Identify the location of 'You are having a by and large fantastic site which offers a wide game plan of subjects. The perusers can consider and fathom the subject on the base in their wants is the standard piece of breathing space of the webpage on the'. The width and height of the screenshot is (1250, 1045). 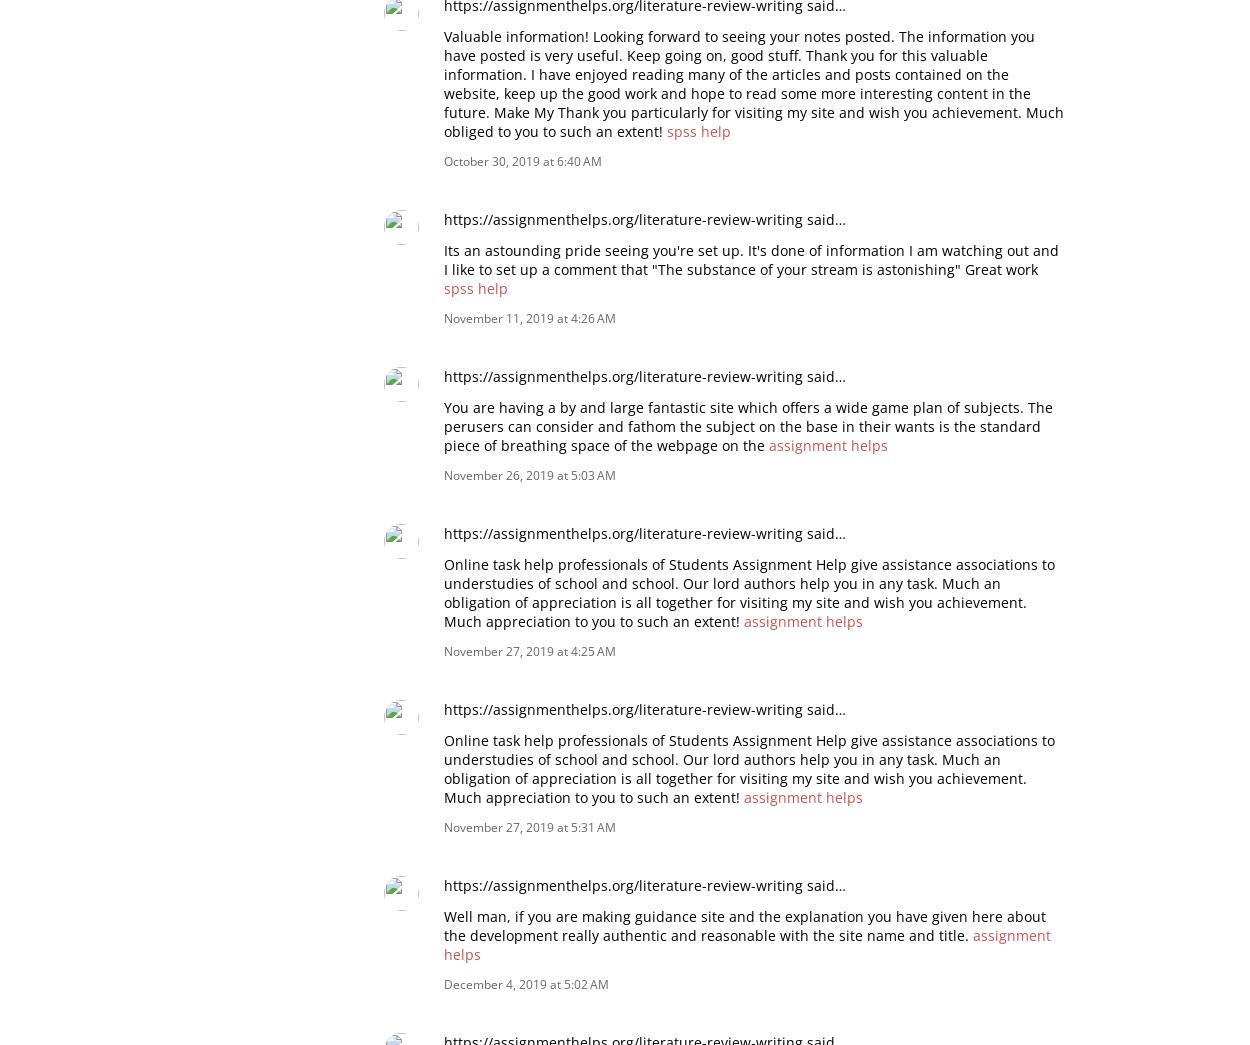
(747, 425).